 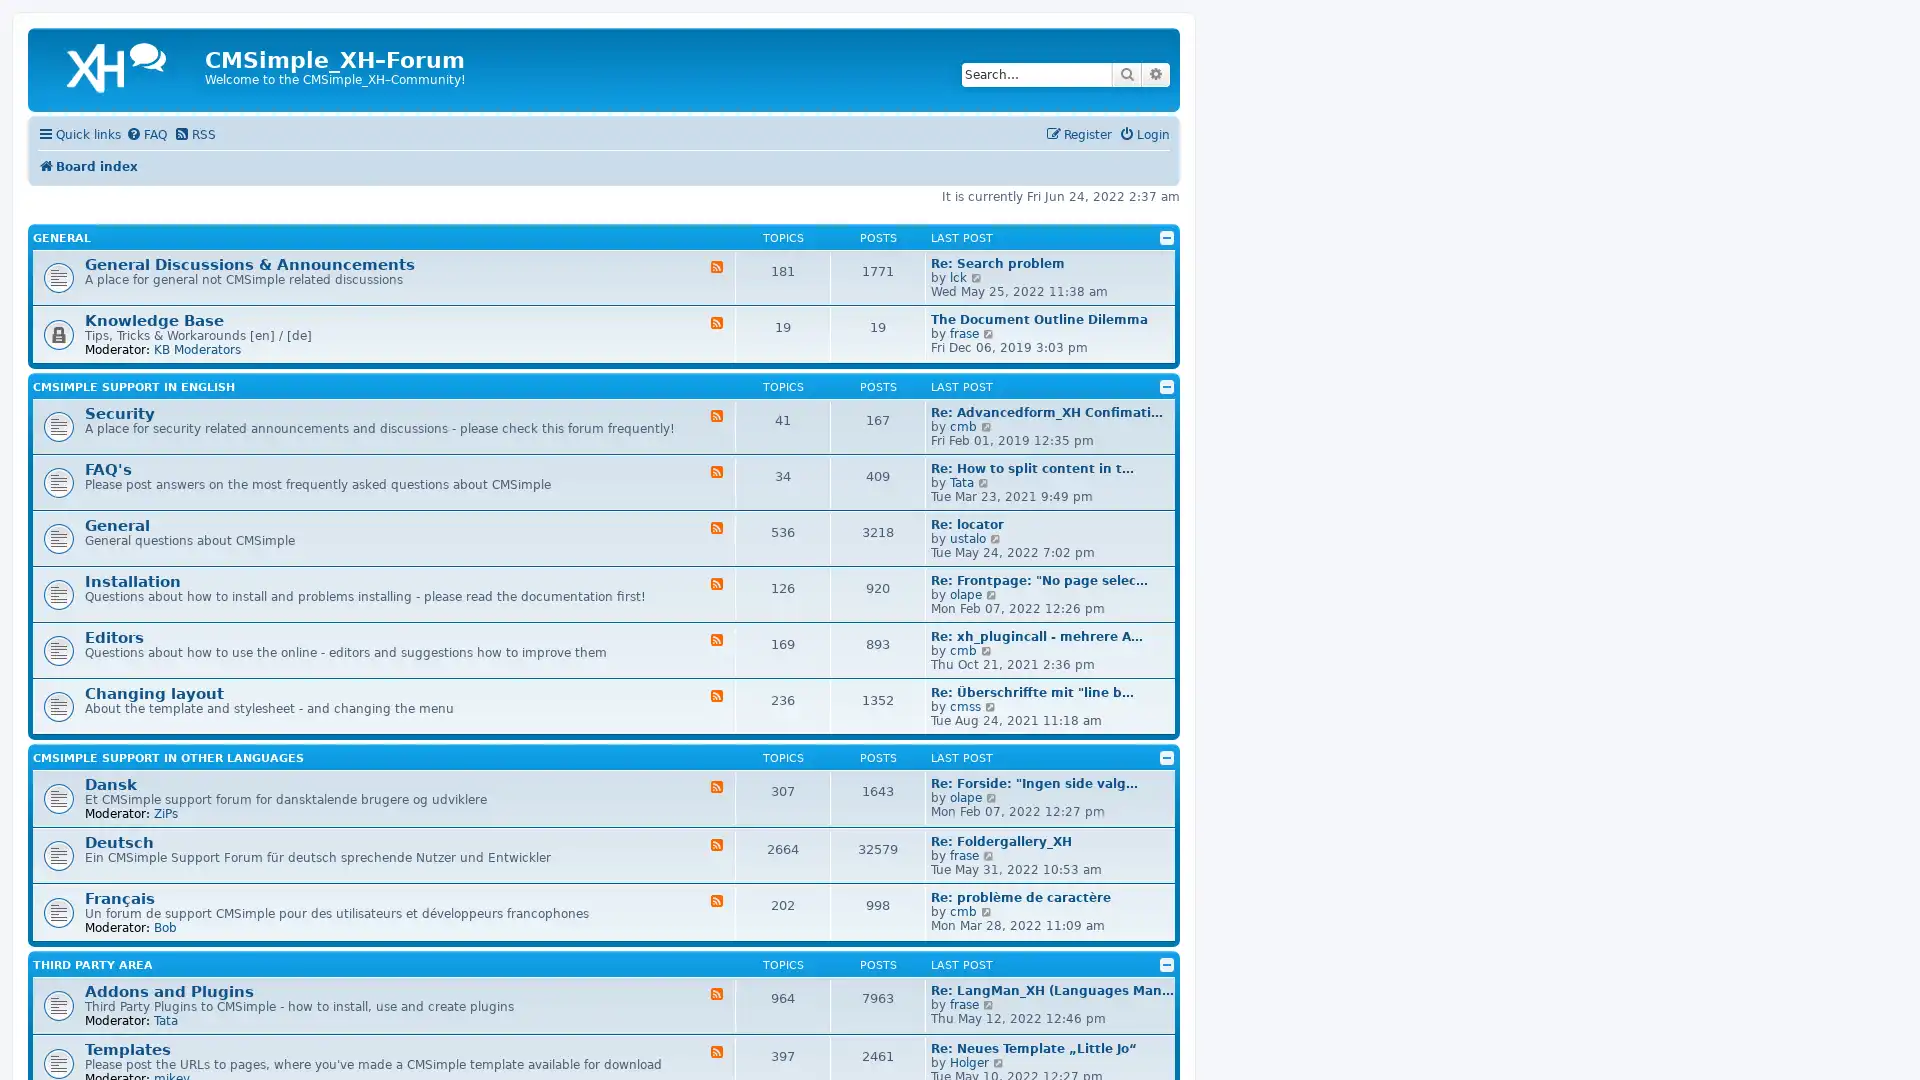 What do you see at coordinates (1127, 73) in the screenshot?
I see `Search` at bounding box center [1127, 73].